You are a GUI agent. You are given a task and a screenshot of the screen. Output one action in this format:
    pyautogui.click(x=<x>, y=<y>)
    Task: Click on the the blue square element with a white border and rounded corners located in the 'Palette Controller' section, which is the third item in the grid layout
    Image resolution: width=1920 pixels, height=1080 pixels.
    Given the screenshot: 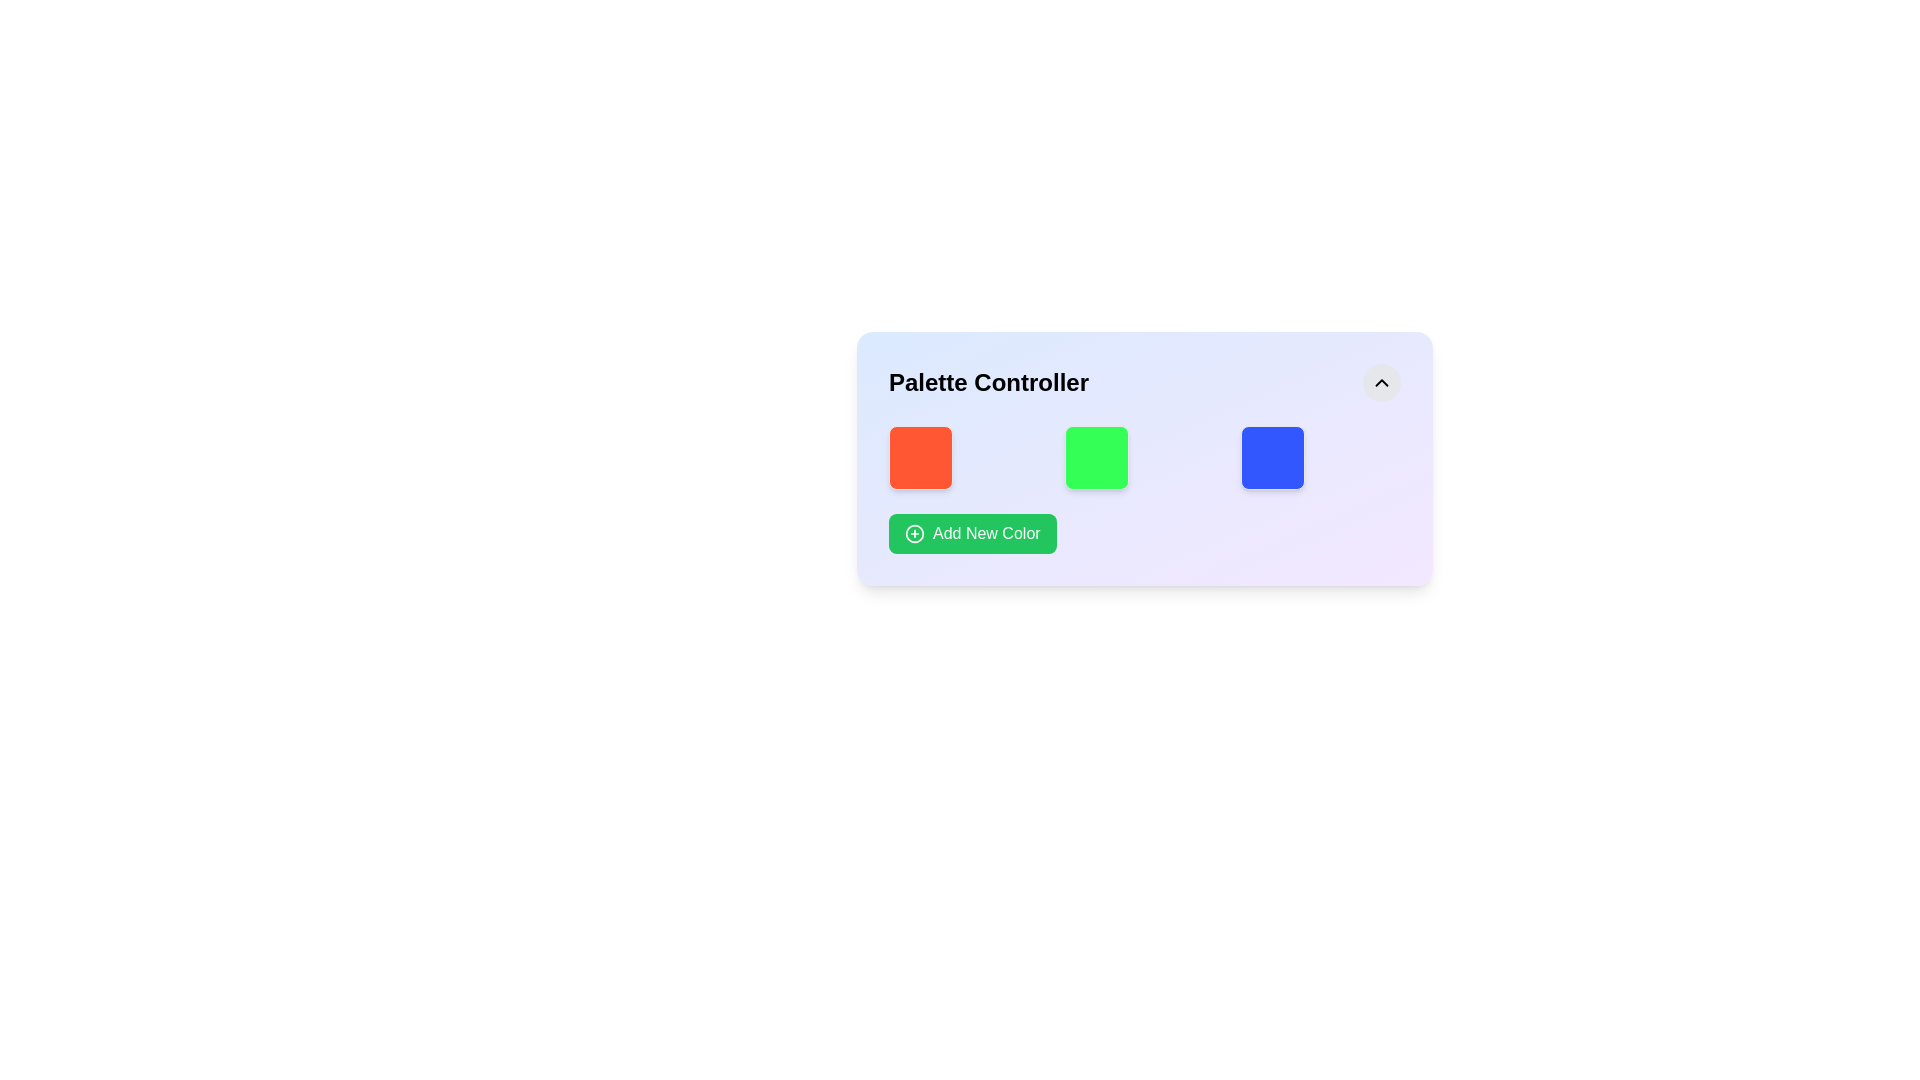 What is the action you would take?
    pyautogui.click(x=1271, y=458)
    